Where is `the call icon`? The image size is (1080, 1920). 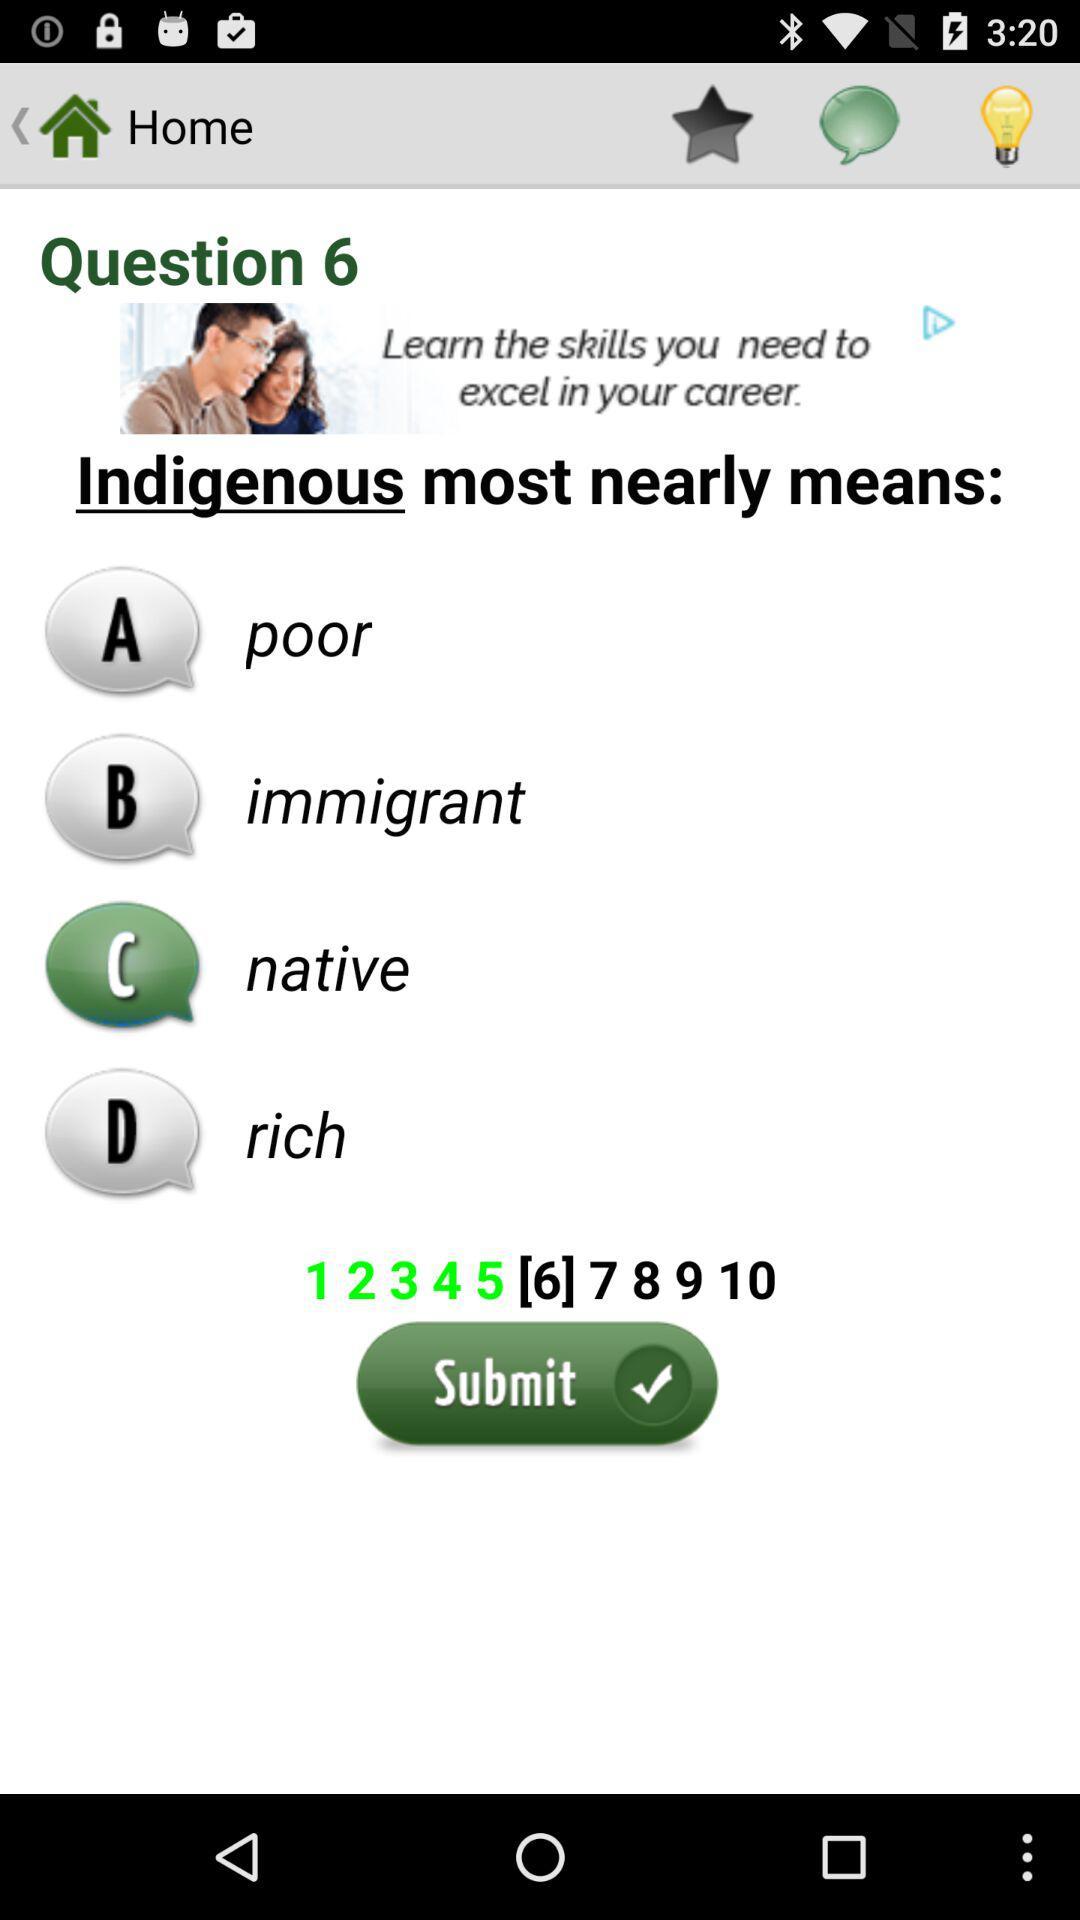 the call icon is located at coordinates (123, 1034).